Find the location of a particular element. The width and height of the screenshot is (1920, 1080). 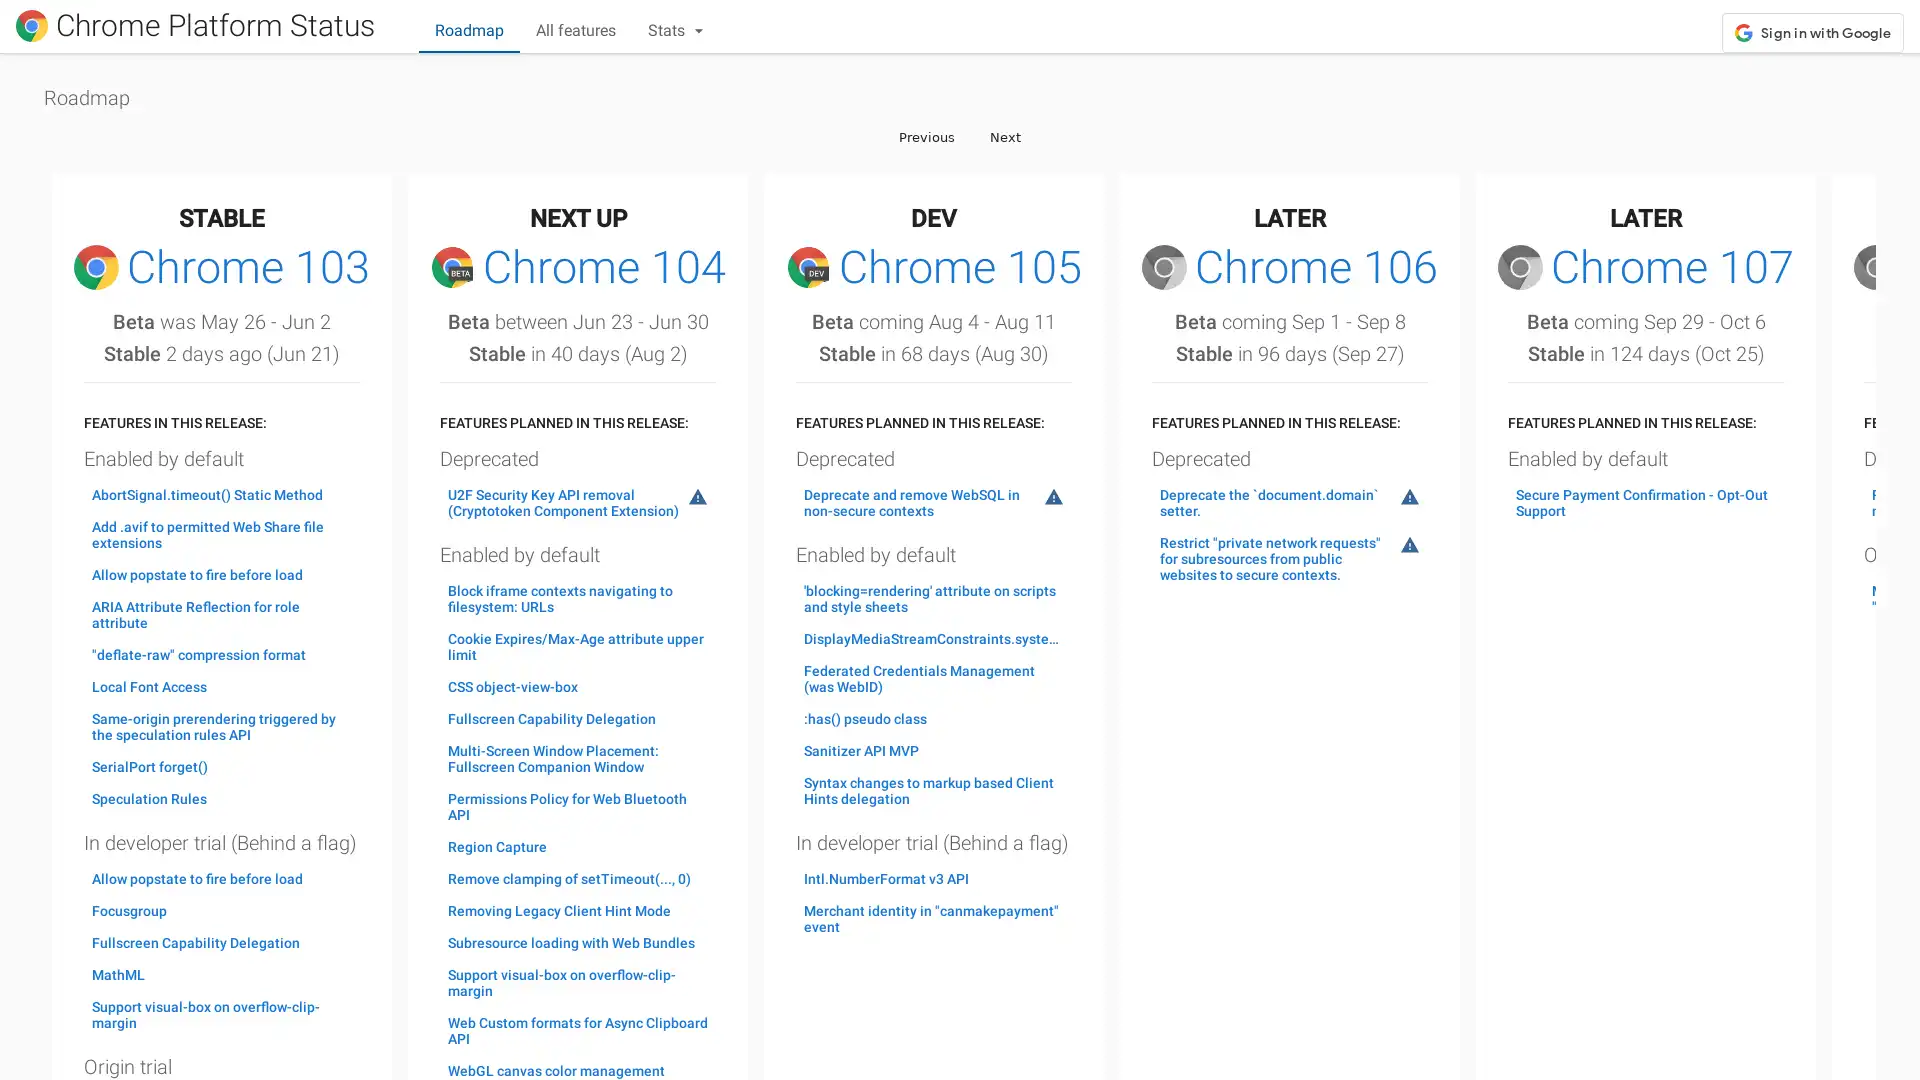

Button to move to previous release is located at coordinates (925, 135).